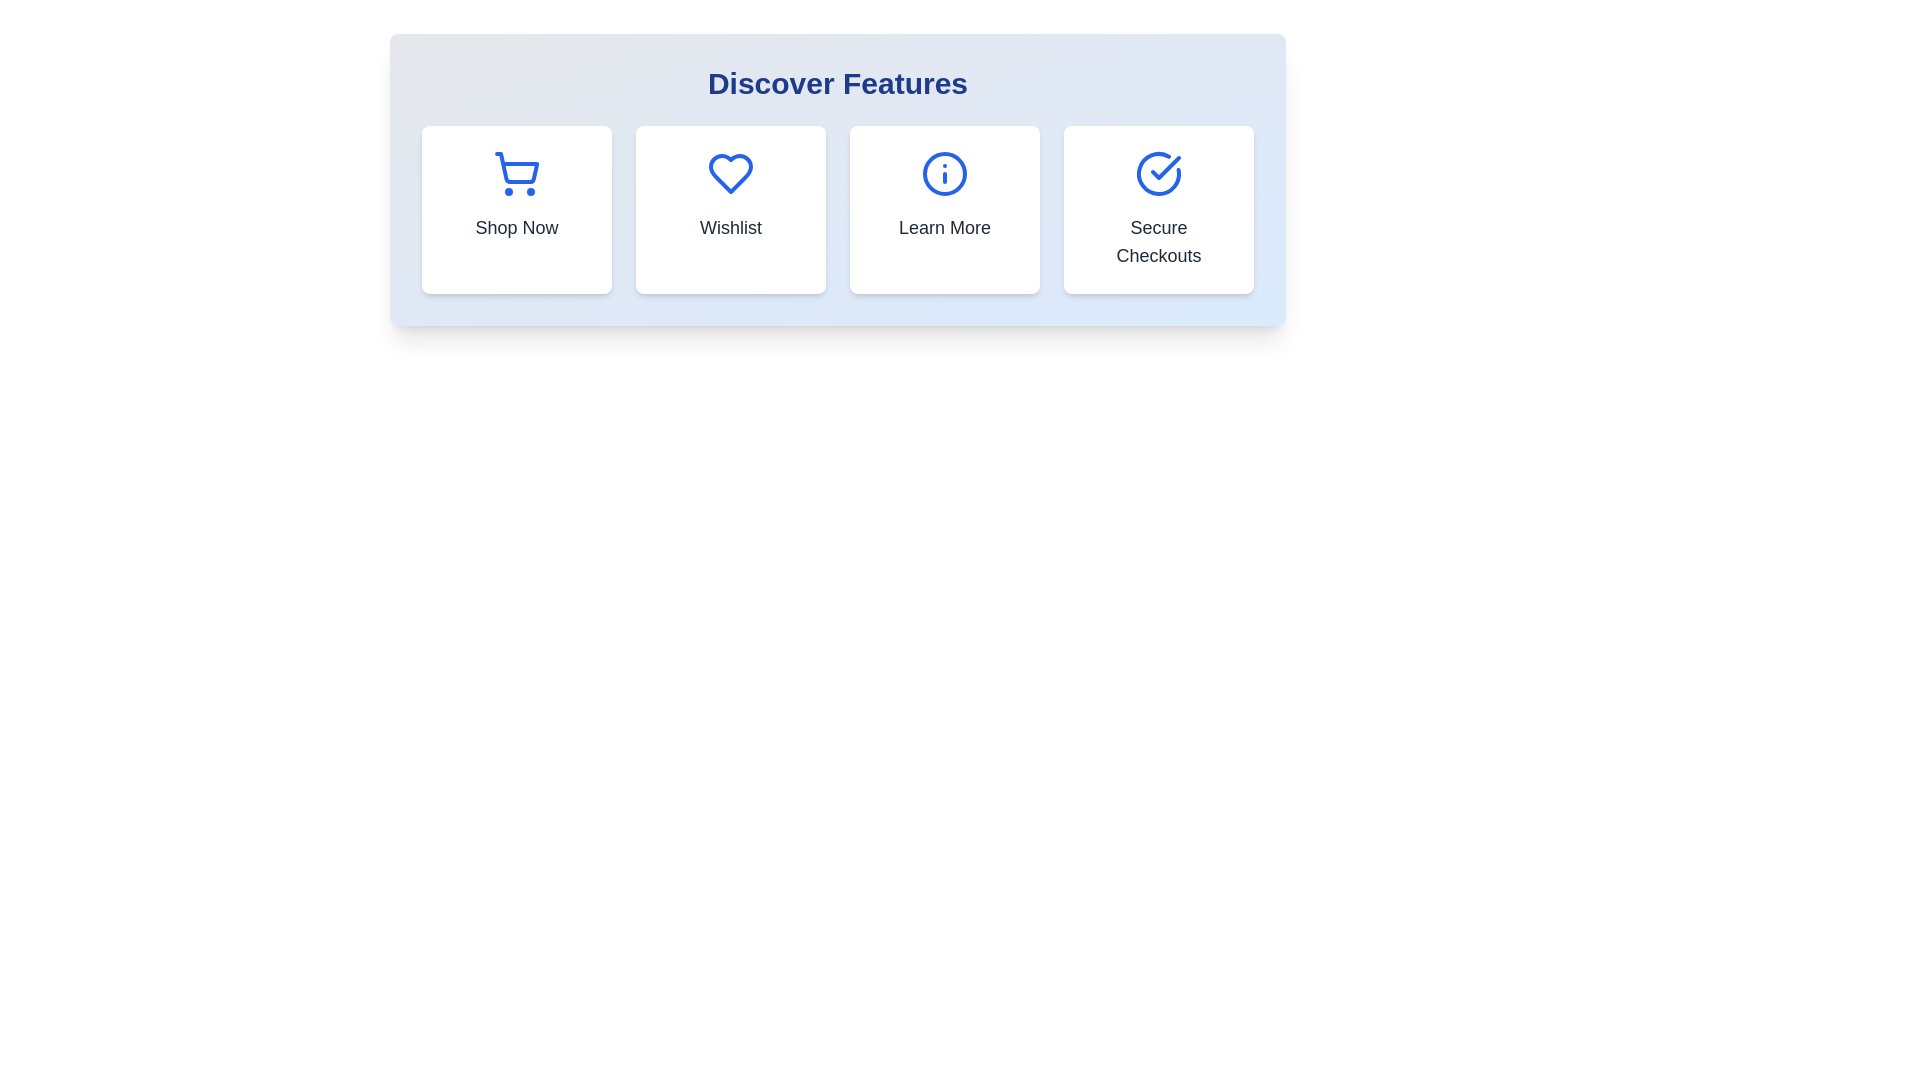 The width and height of the screenshot is (1920, 1080). I want to click on the circular blue-stroke icon with a checkmark inside, located in the central upper area of the fourth card labeled 'Secure Checkouts', so click(1158, 172).